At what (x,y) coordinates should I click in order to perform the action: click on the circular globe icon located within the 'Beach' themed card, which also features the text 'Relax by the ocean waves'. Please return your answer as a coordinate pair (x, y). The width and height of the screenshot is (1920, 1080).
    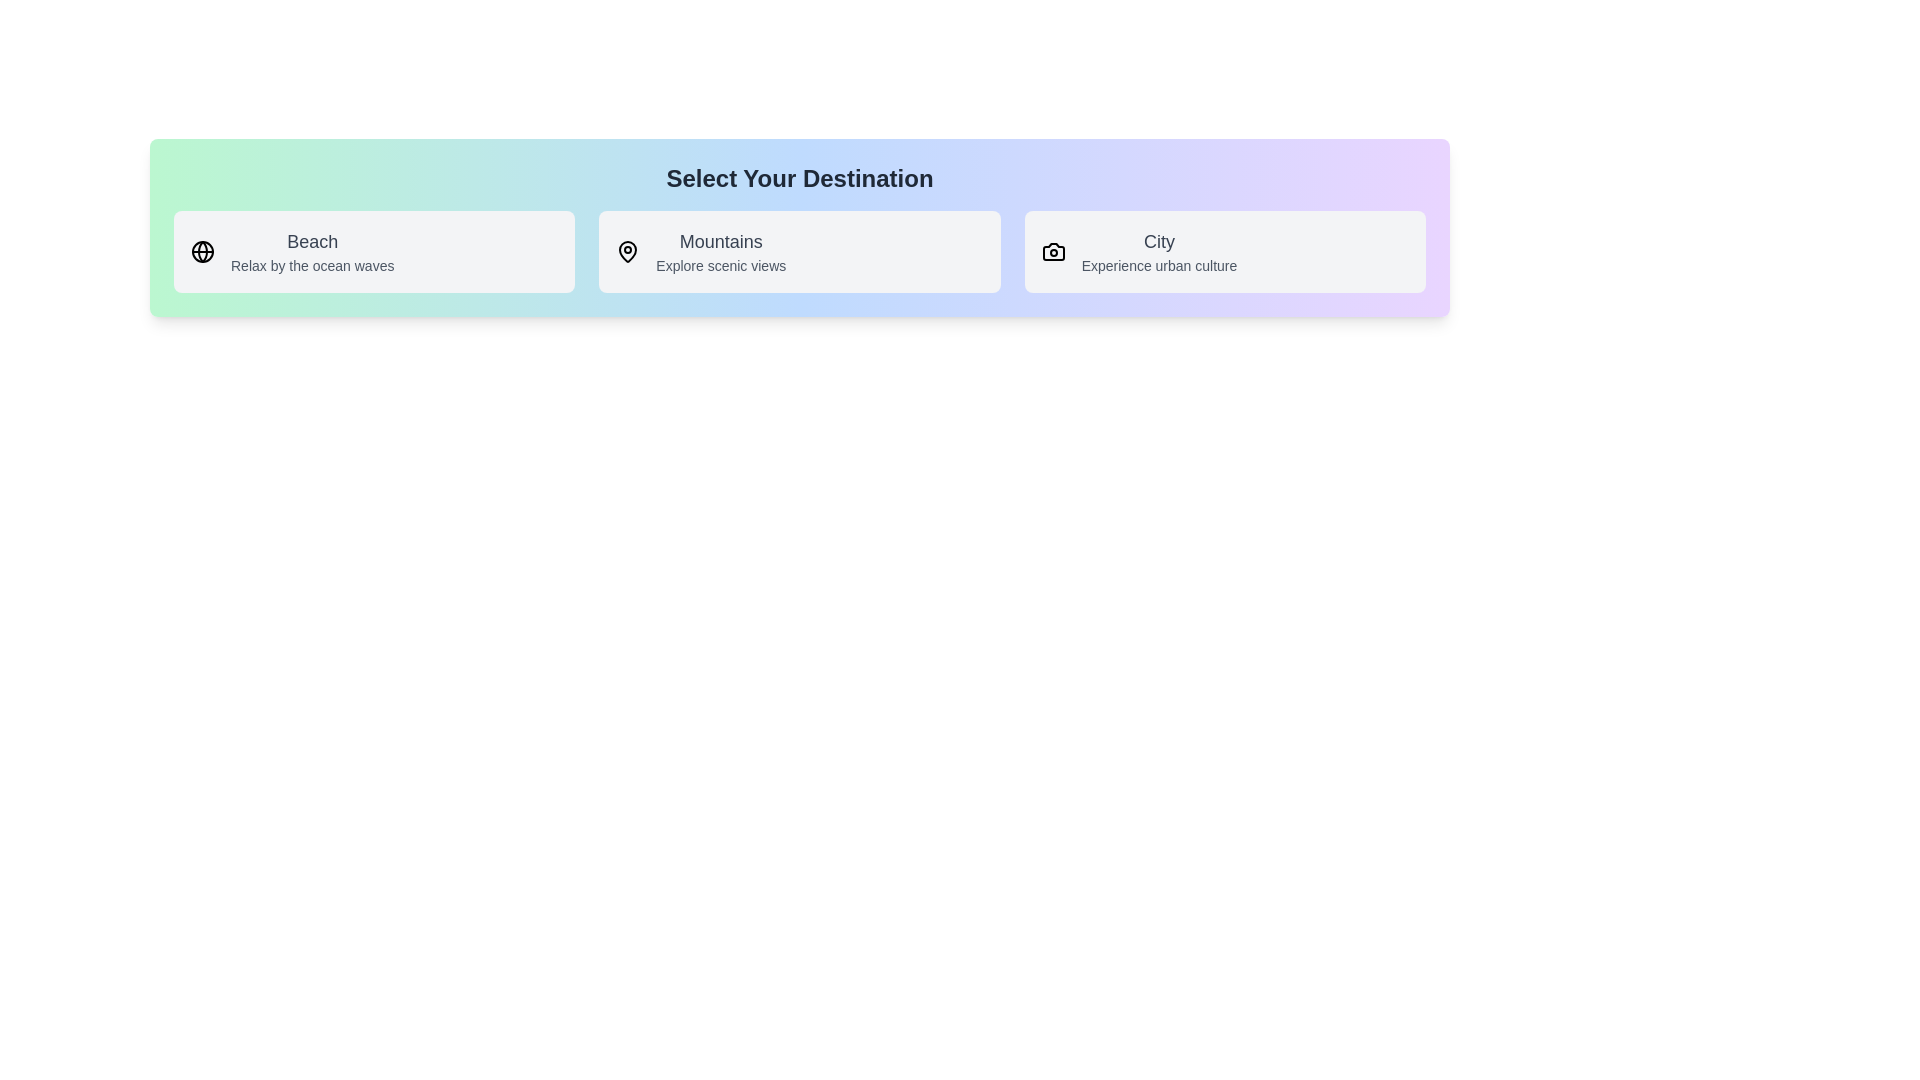
    Looking at the image, I should click on (202, 250).